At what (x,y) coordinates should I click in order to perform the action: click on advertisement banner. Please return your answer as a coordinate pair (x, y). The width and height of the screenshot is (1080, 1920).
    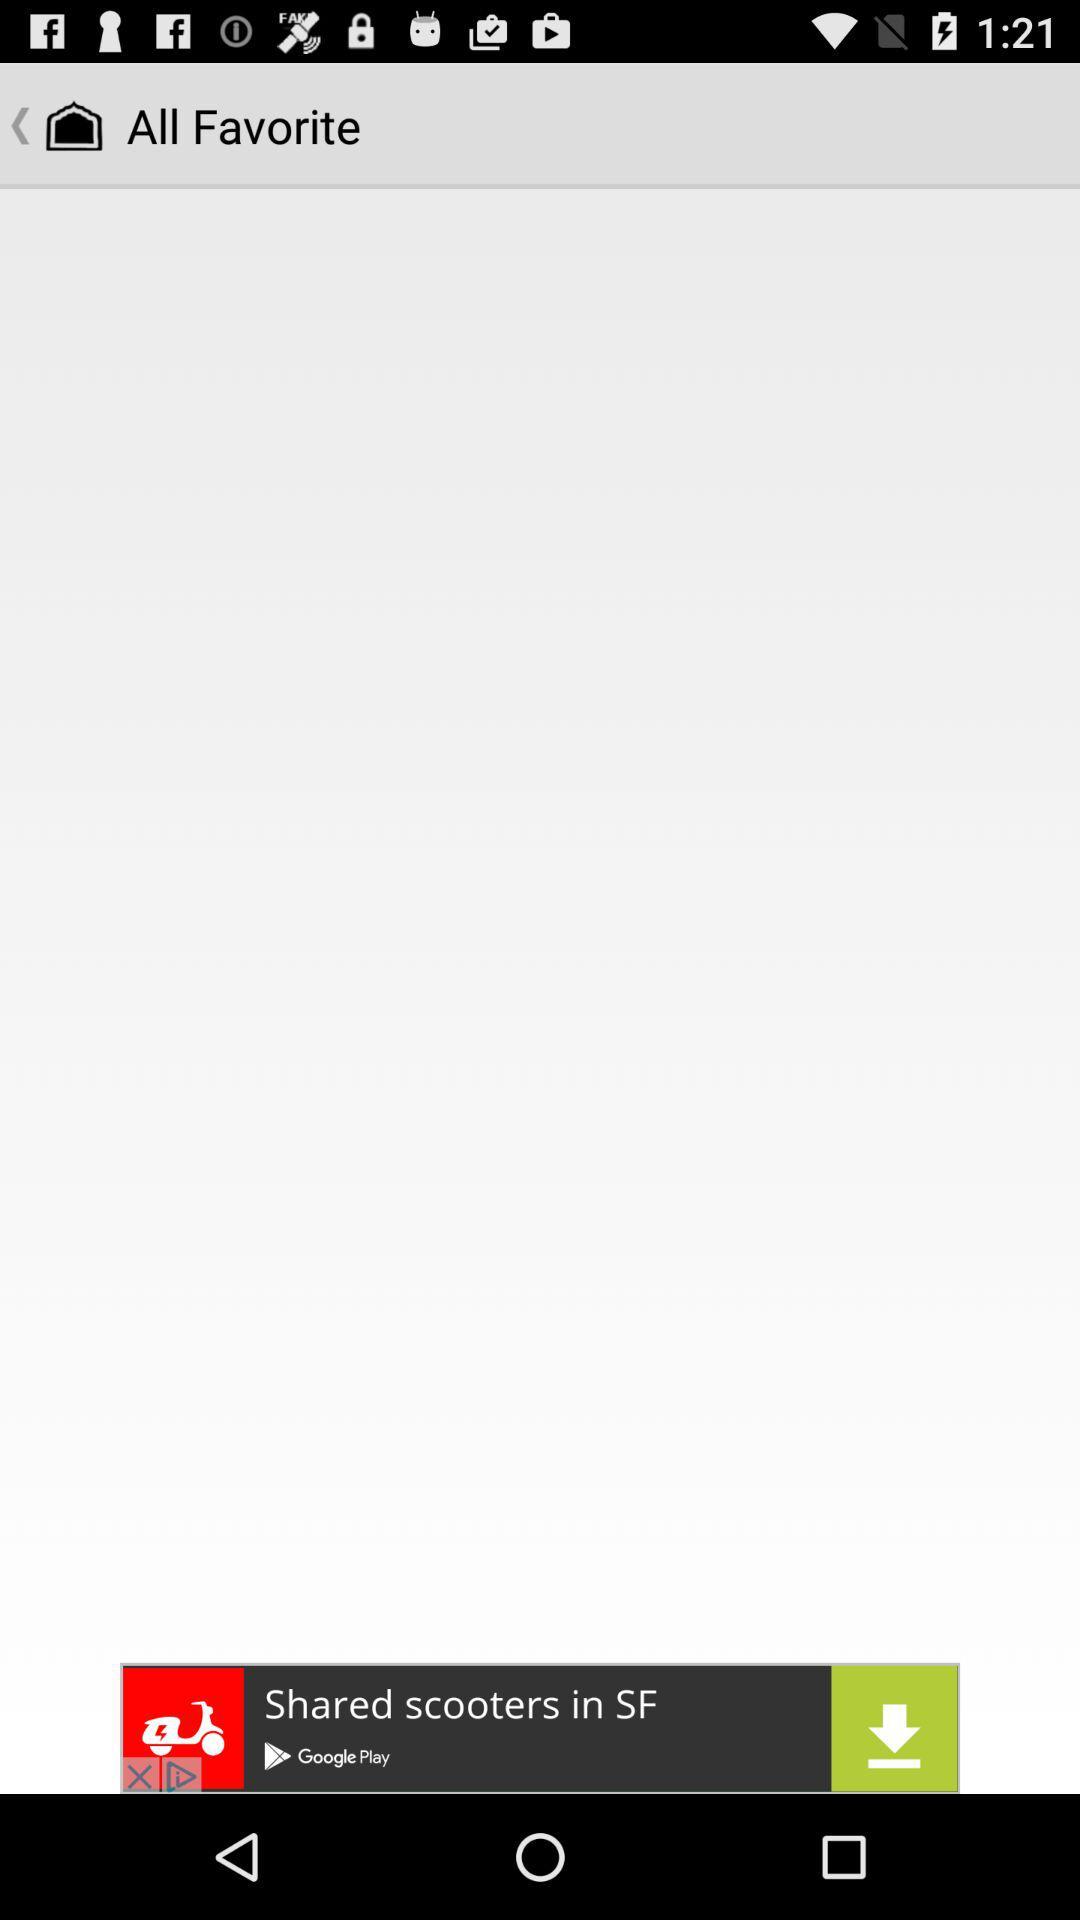
    Looking at the image, I should click on (540, 1727).